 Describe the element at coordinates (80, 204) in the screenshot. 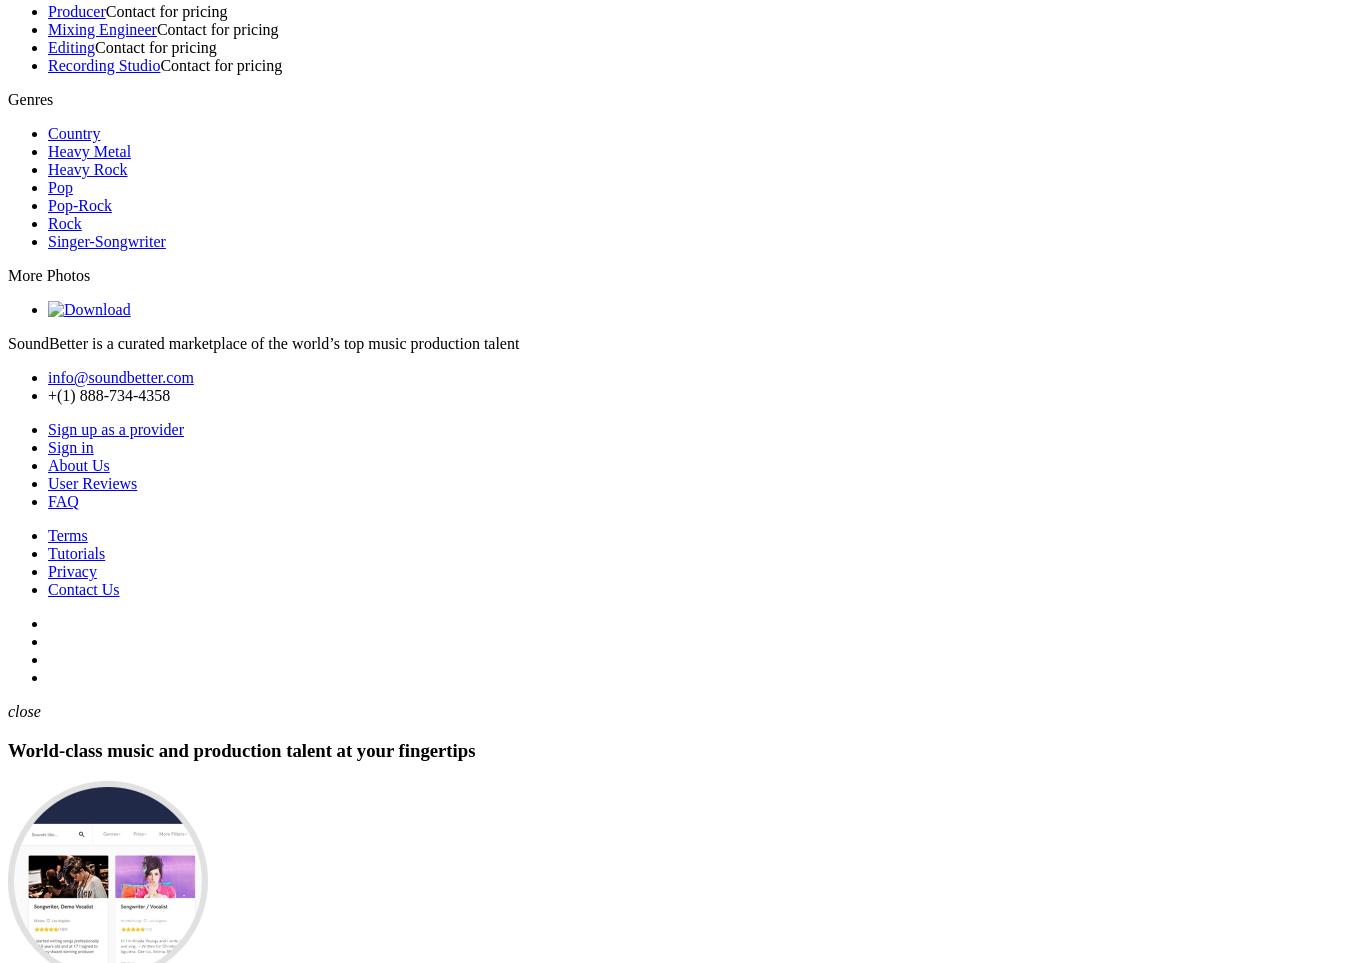

I see `'Pop-Rock'` at that location.